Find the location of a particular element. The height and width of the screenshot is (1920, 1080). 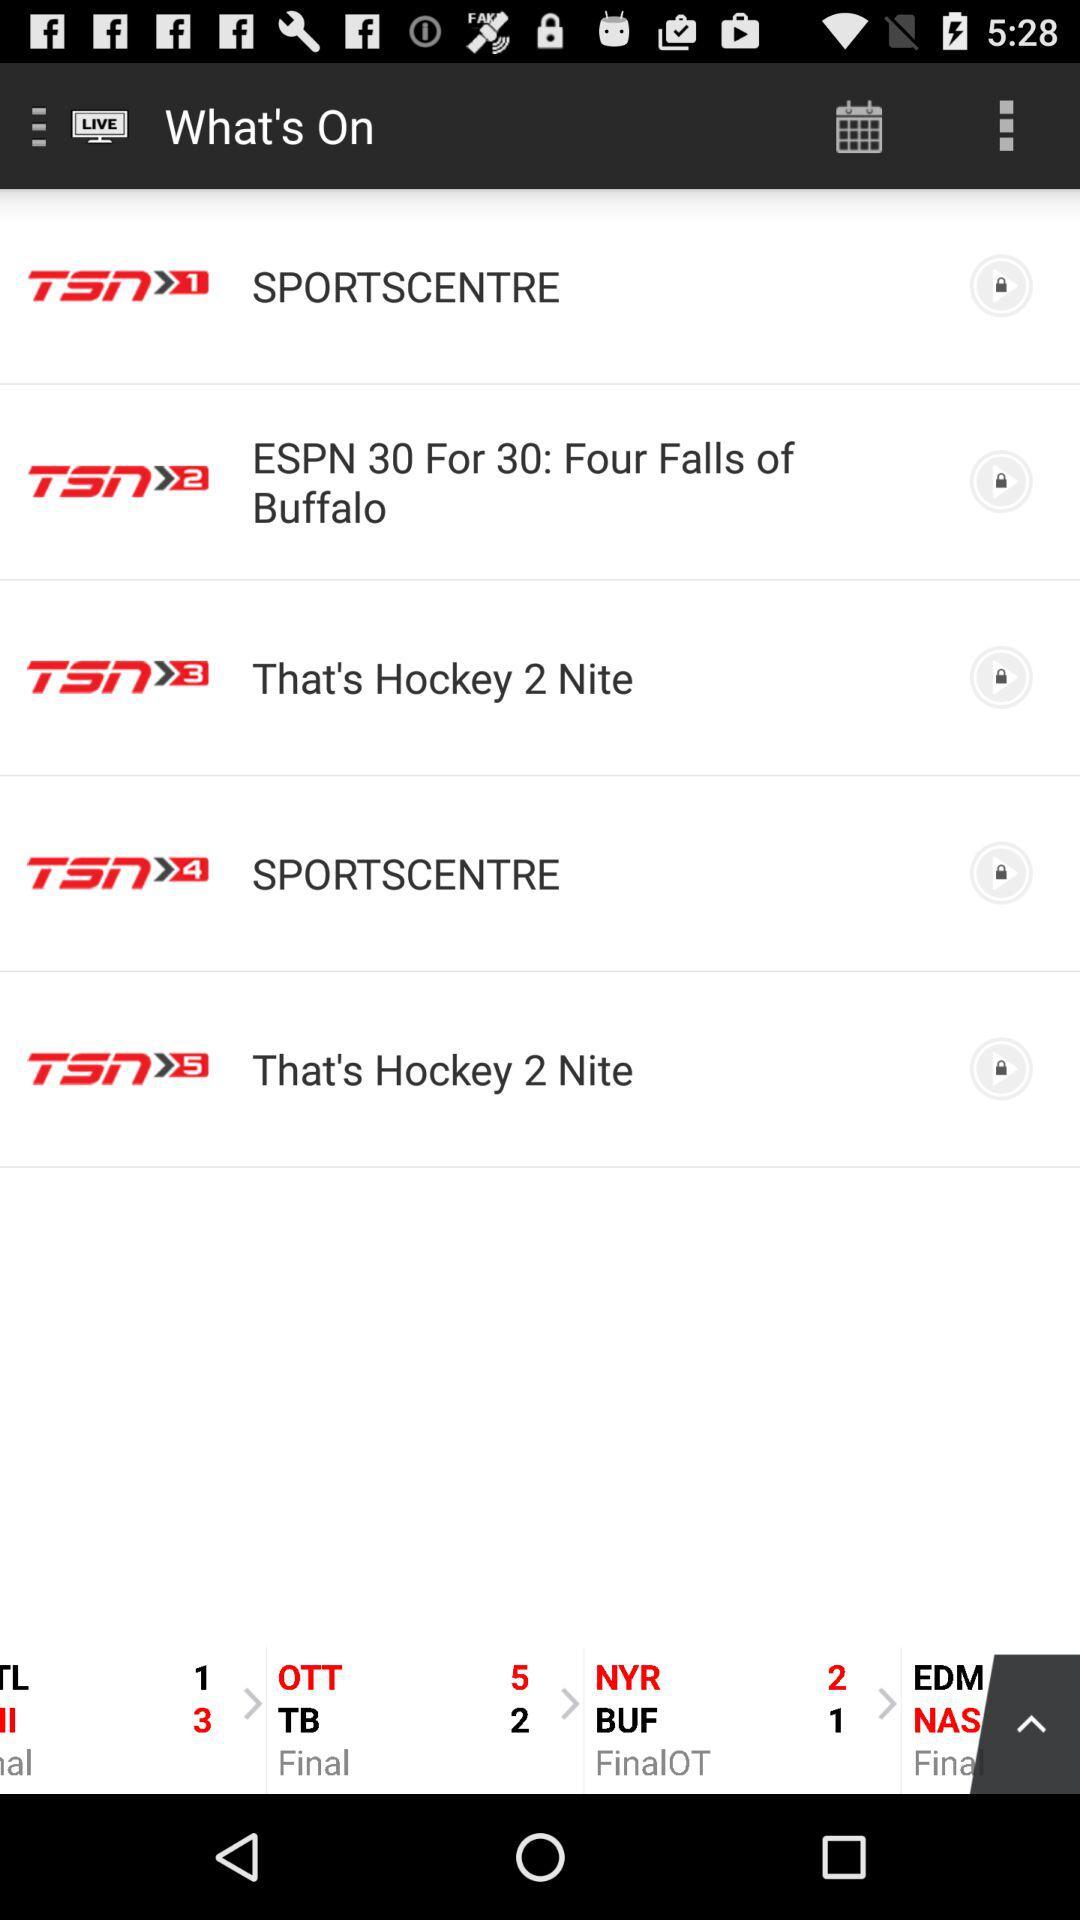

icon to the right of the what's on item is located at coordinates (858, 124).